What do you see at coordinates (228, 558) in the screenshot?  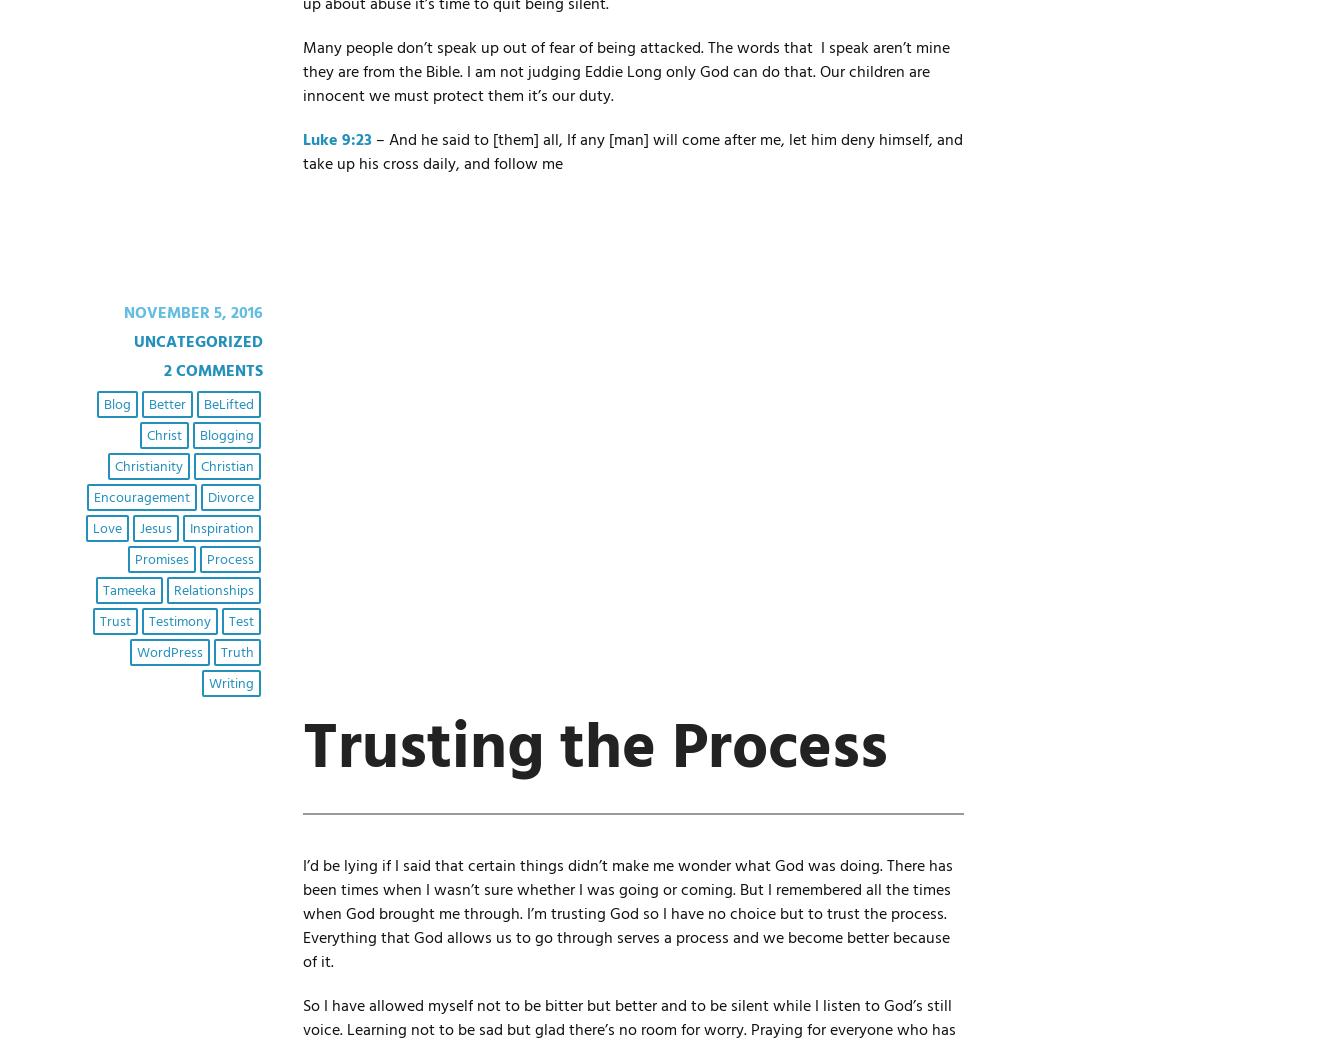 I see `'Process'` at bounding box center [228, 558].